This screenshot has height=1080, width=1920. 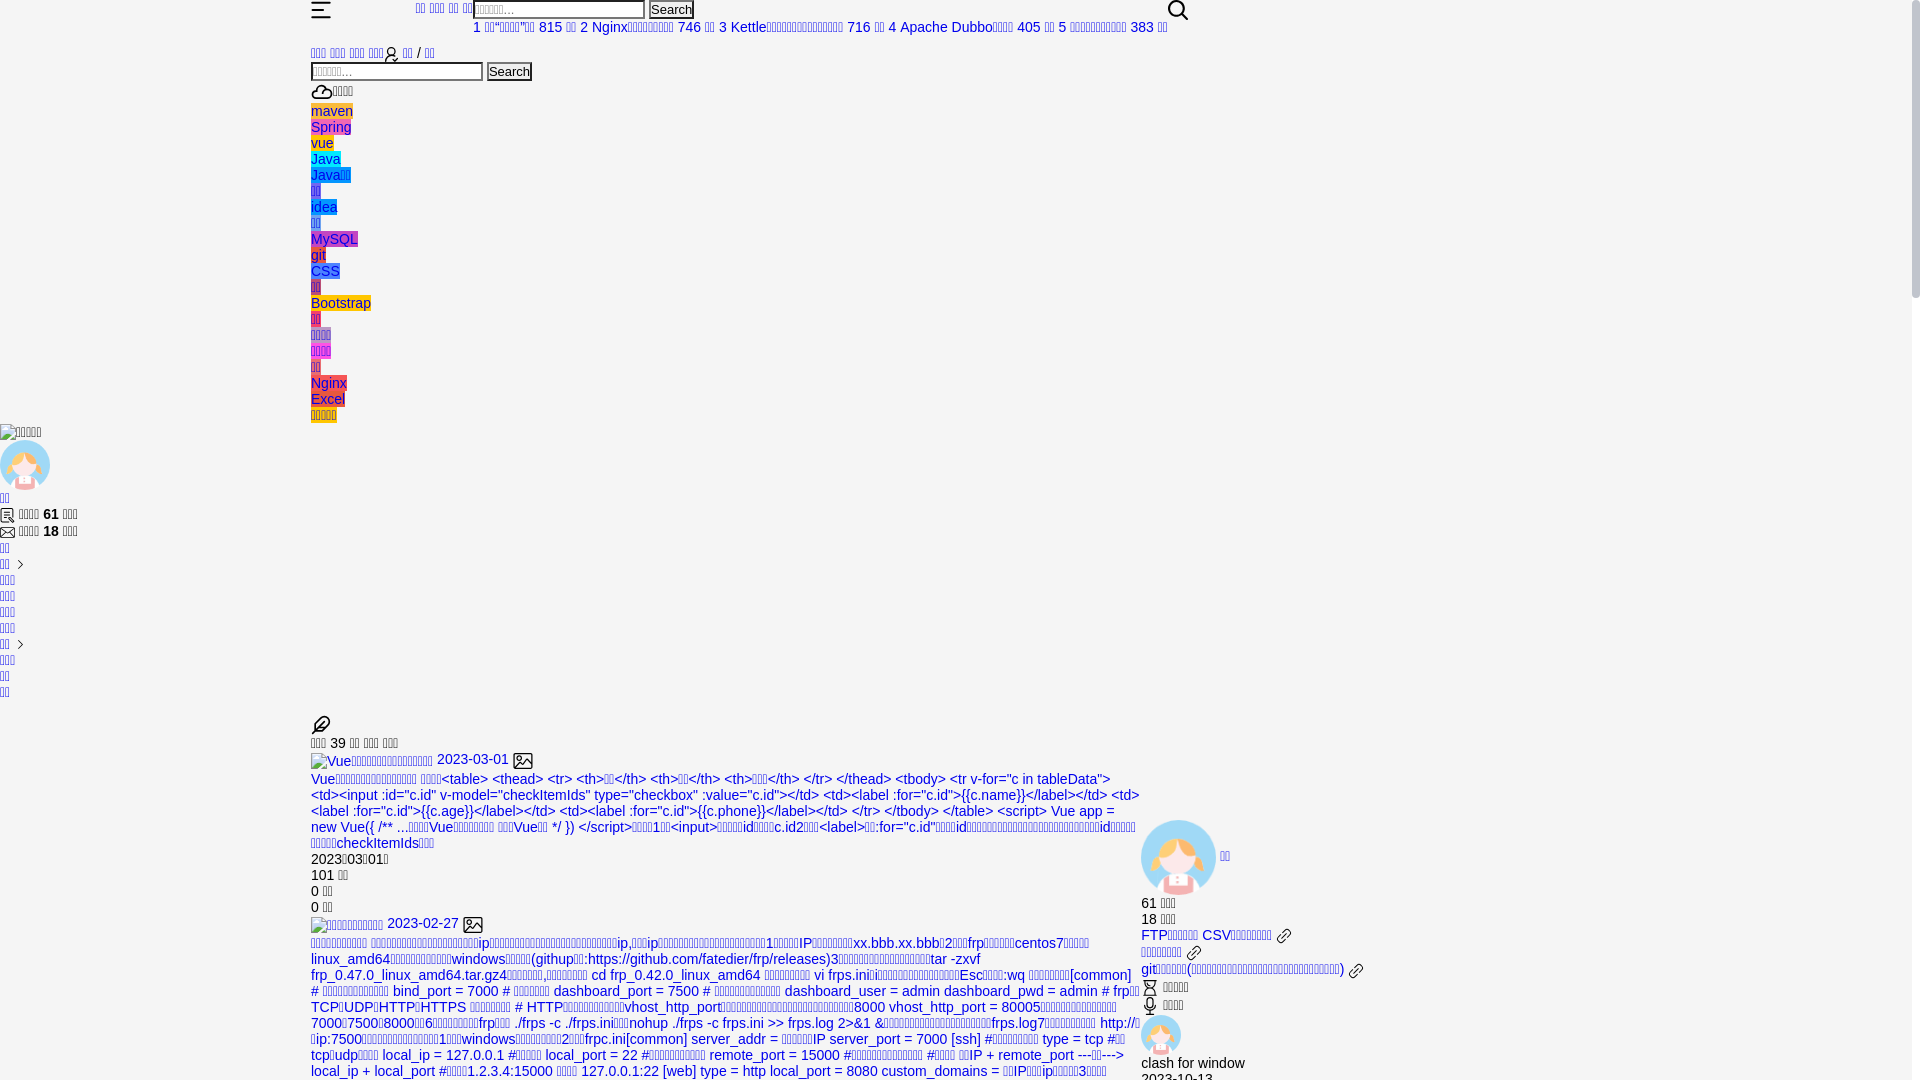 What do you see at coordinates (324, 207) in the screenshot?
I see `'idea'` at bounding box center [324, 207].